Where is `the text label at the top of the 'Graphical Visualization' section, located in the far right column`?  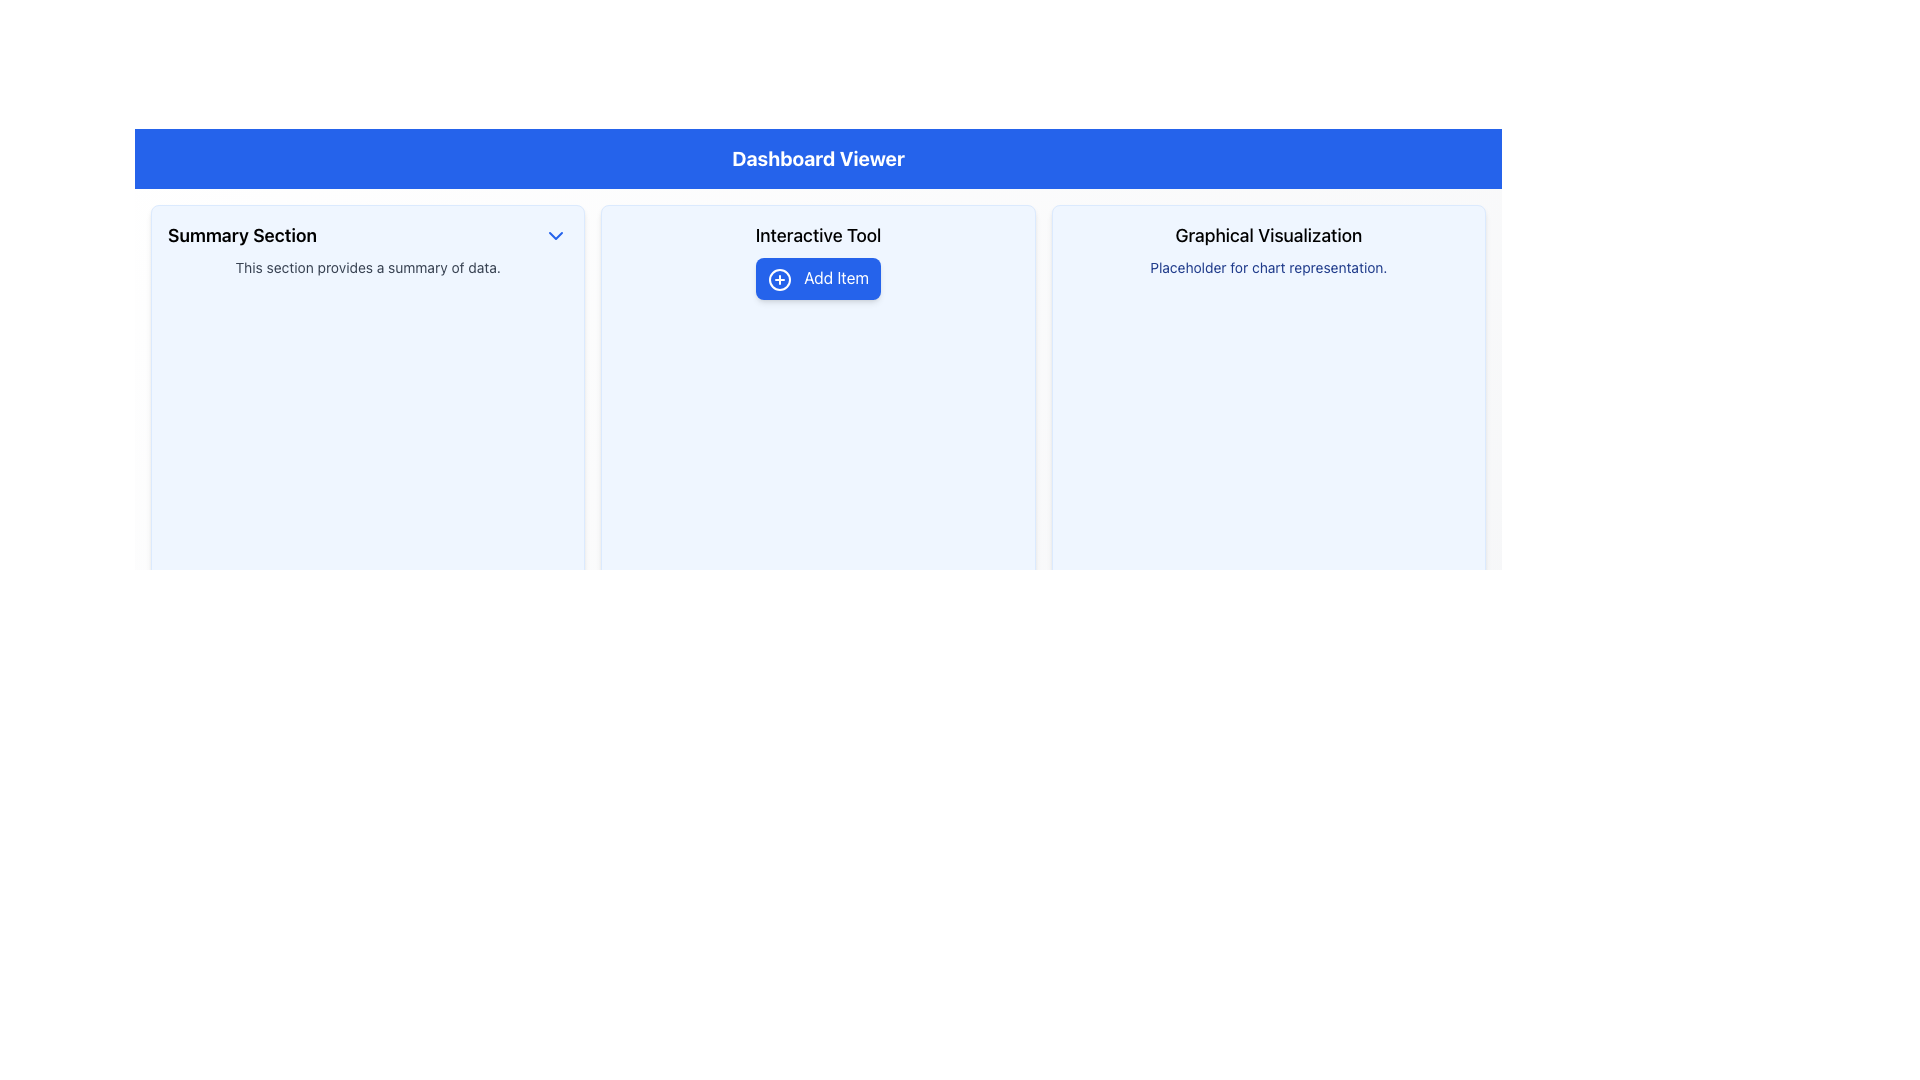 the text label at the top of the 'Graphical Visualization' section, located in the far right column is located at coordinates (1267, 234).